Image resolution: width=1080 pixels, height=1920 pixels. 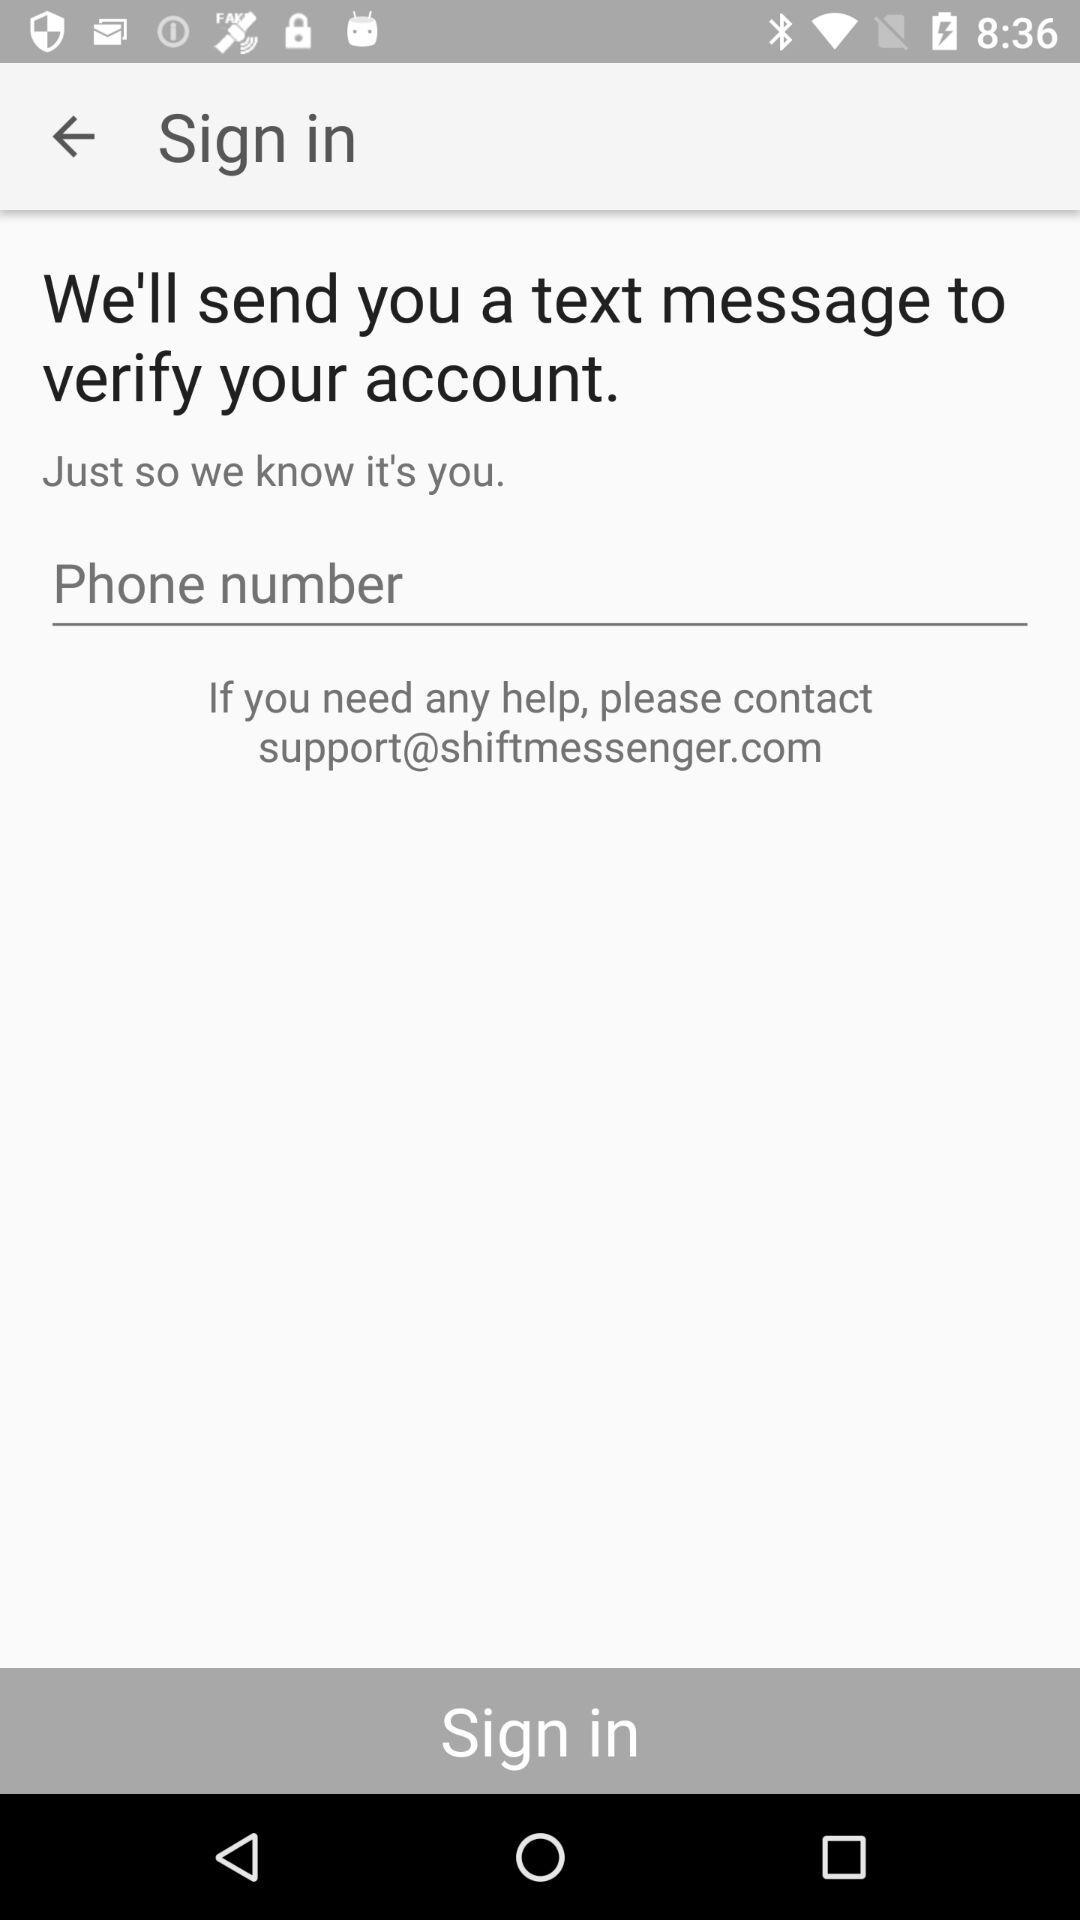 What do you see at coordinates (72, 135) in the screenshot?
I see `the item to the left of the sign in` at bounding box center [72, 135].